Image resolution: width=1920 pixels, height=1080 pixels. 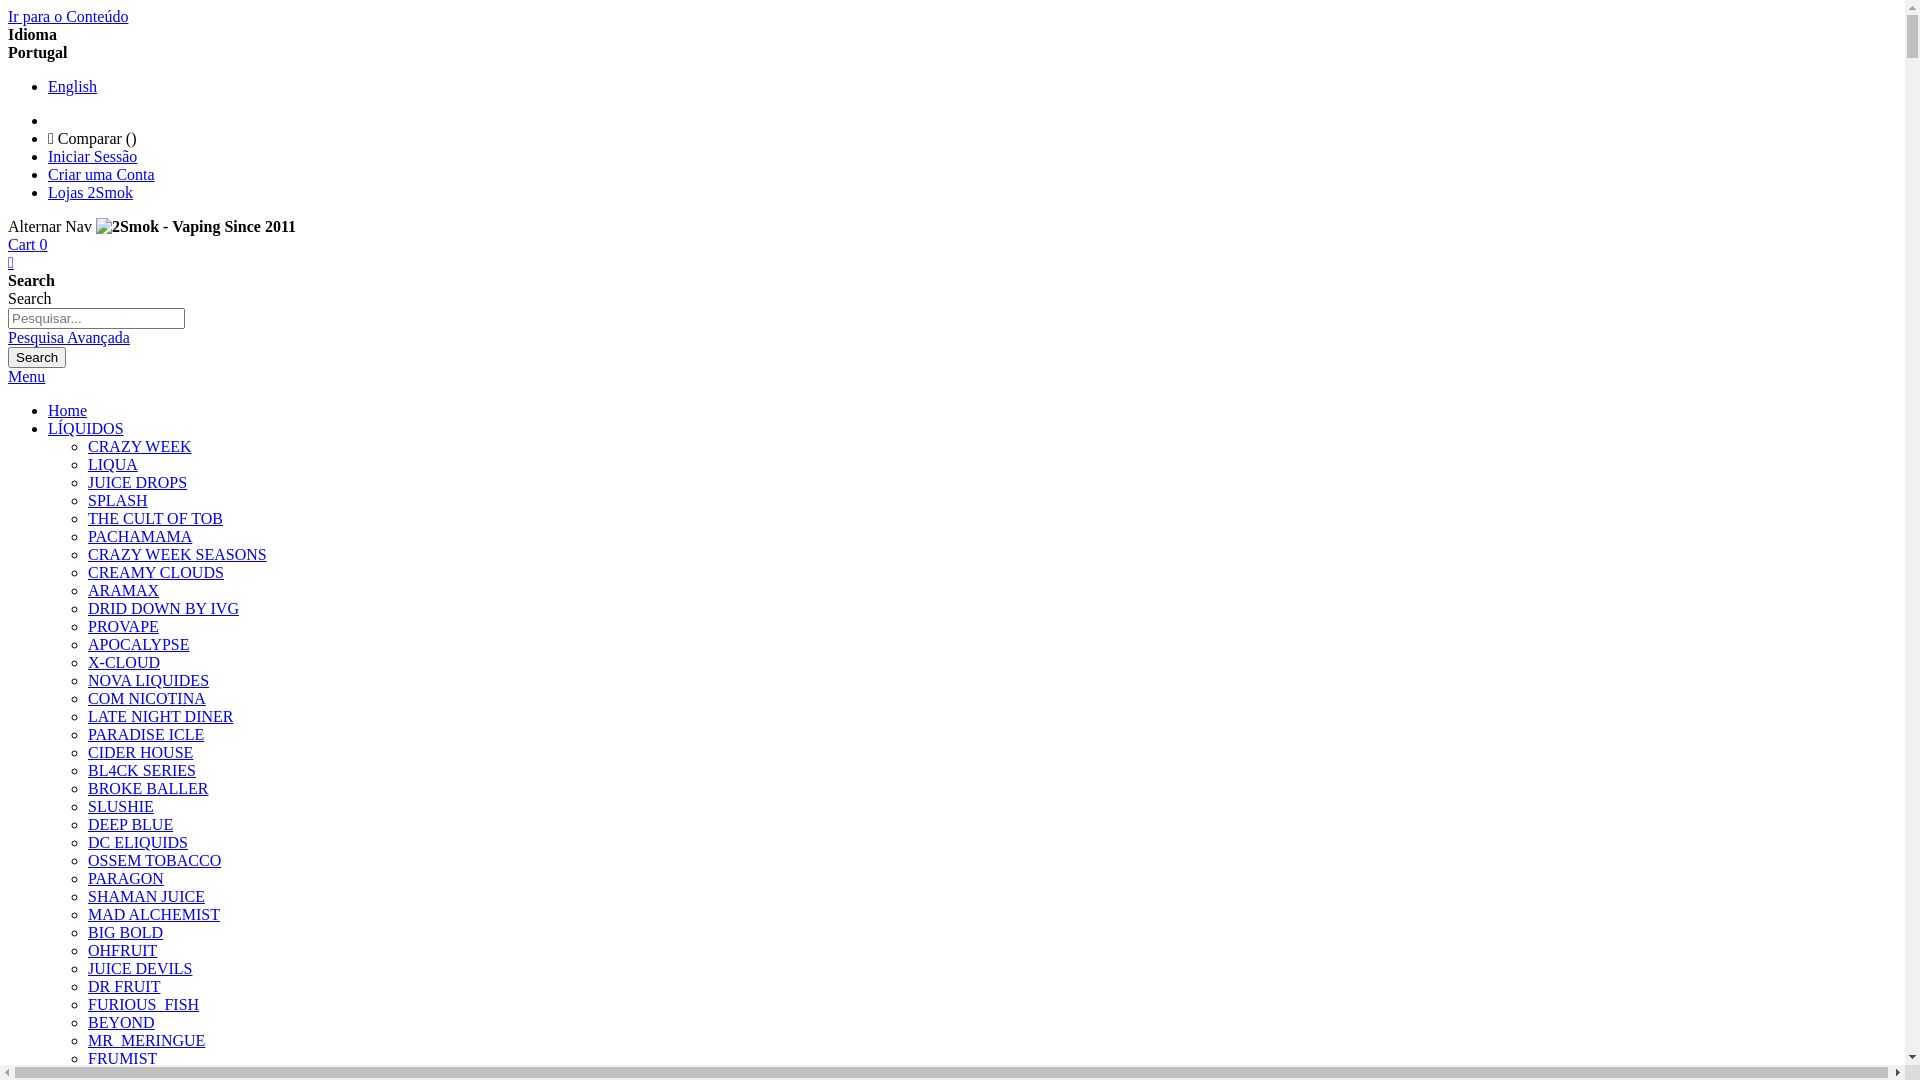 What do you see at coordinates (122, 589) in the screenshot?
I see `'ARAMAX'` at bounding box center [122, 589].